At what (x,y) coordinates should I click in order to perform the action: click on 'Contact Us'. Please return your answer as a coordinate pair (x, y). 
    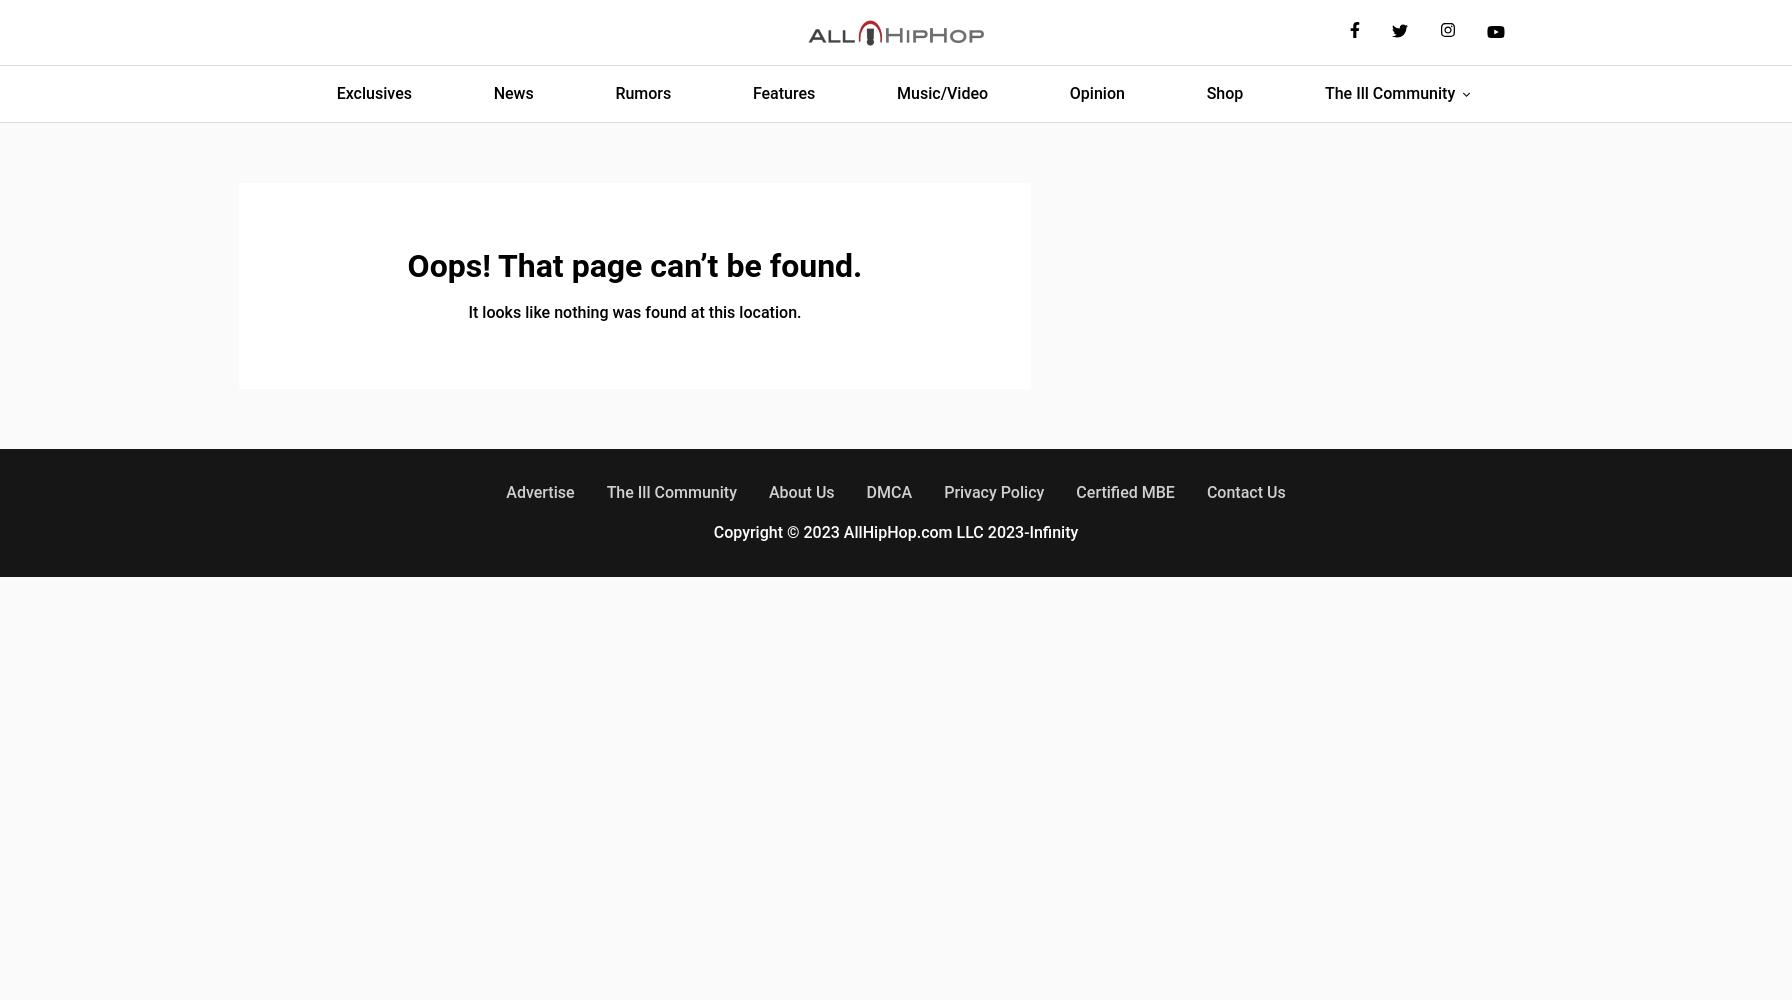
    Looking at the image, I should click on (1206, 491).